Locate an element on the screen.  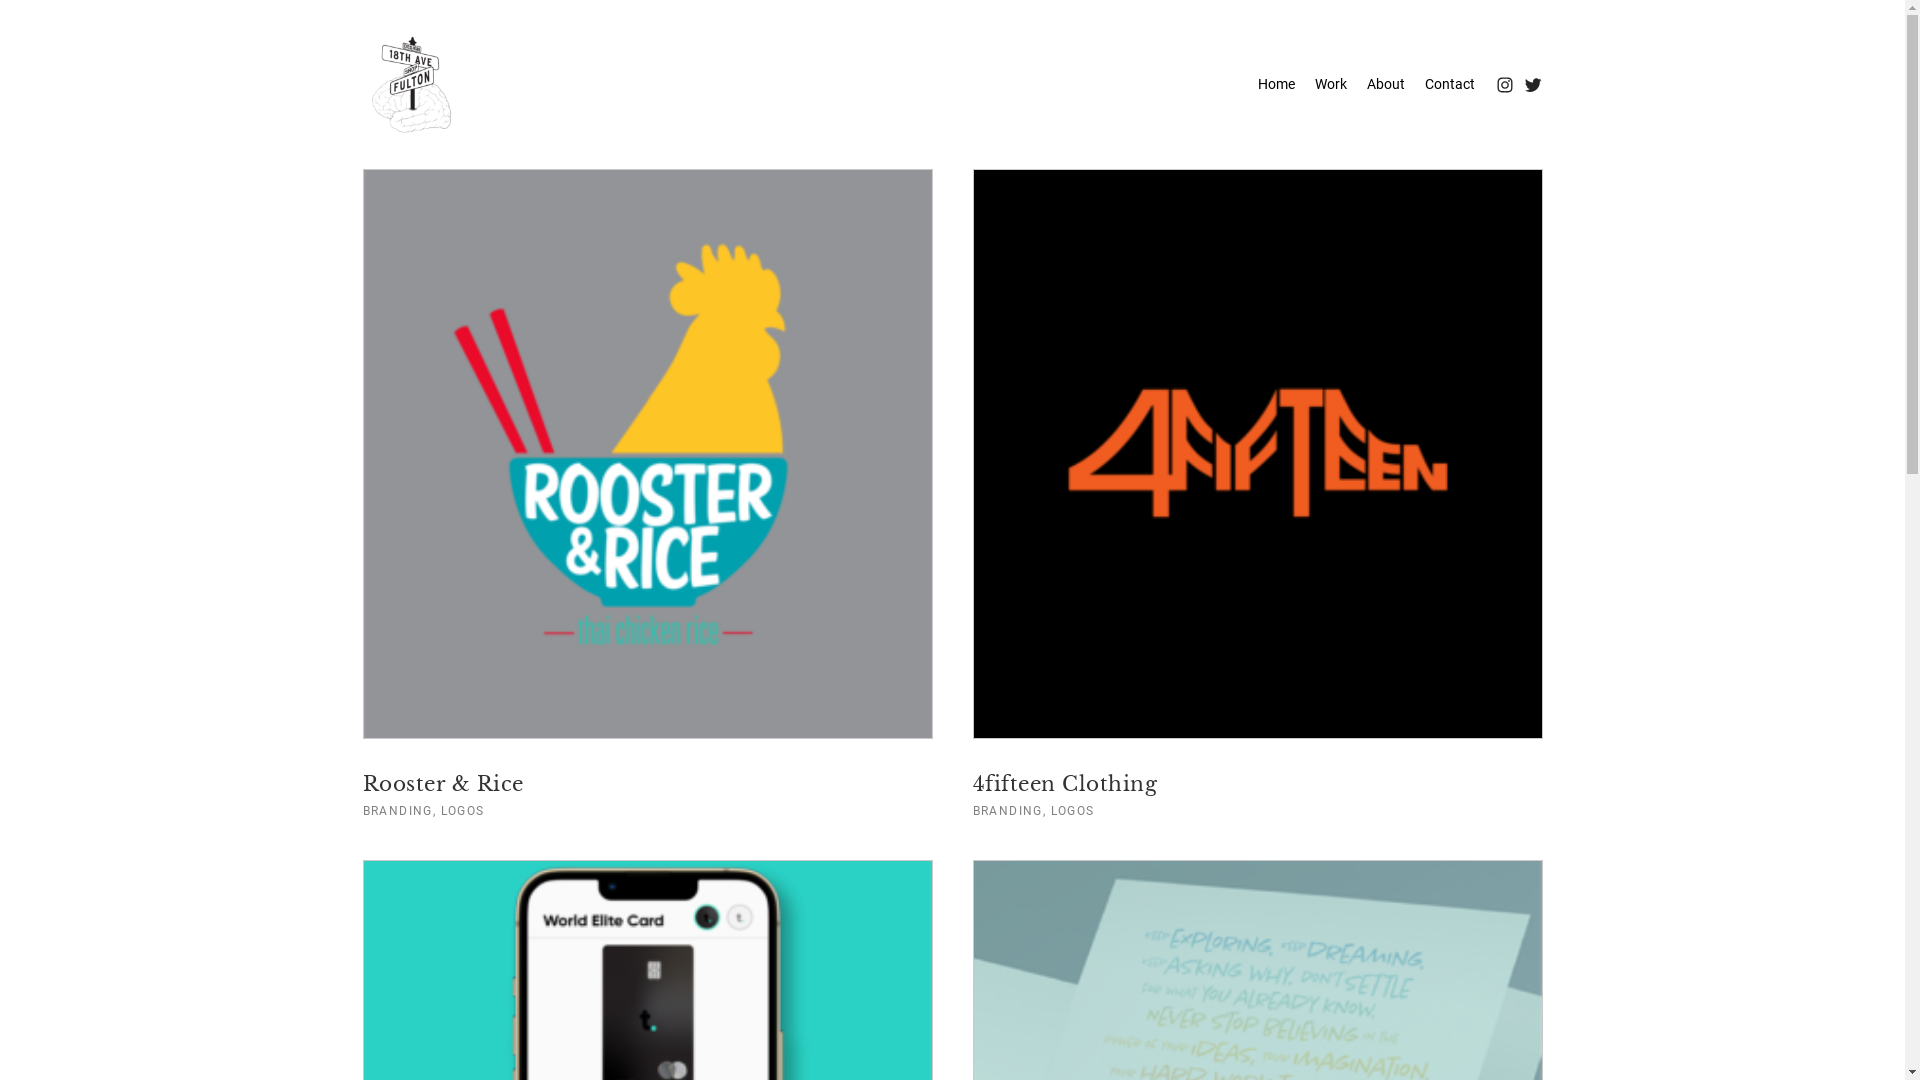
'LOGOS' is located at coordinates (461, 810).